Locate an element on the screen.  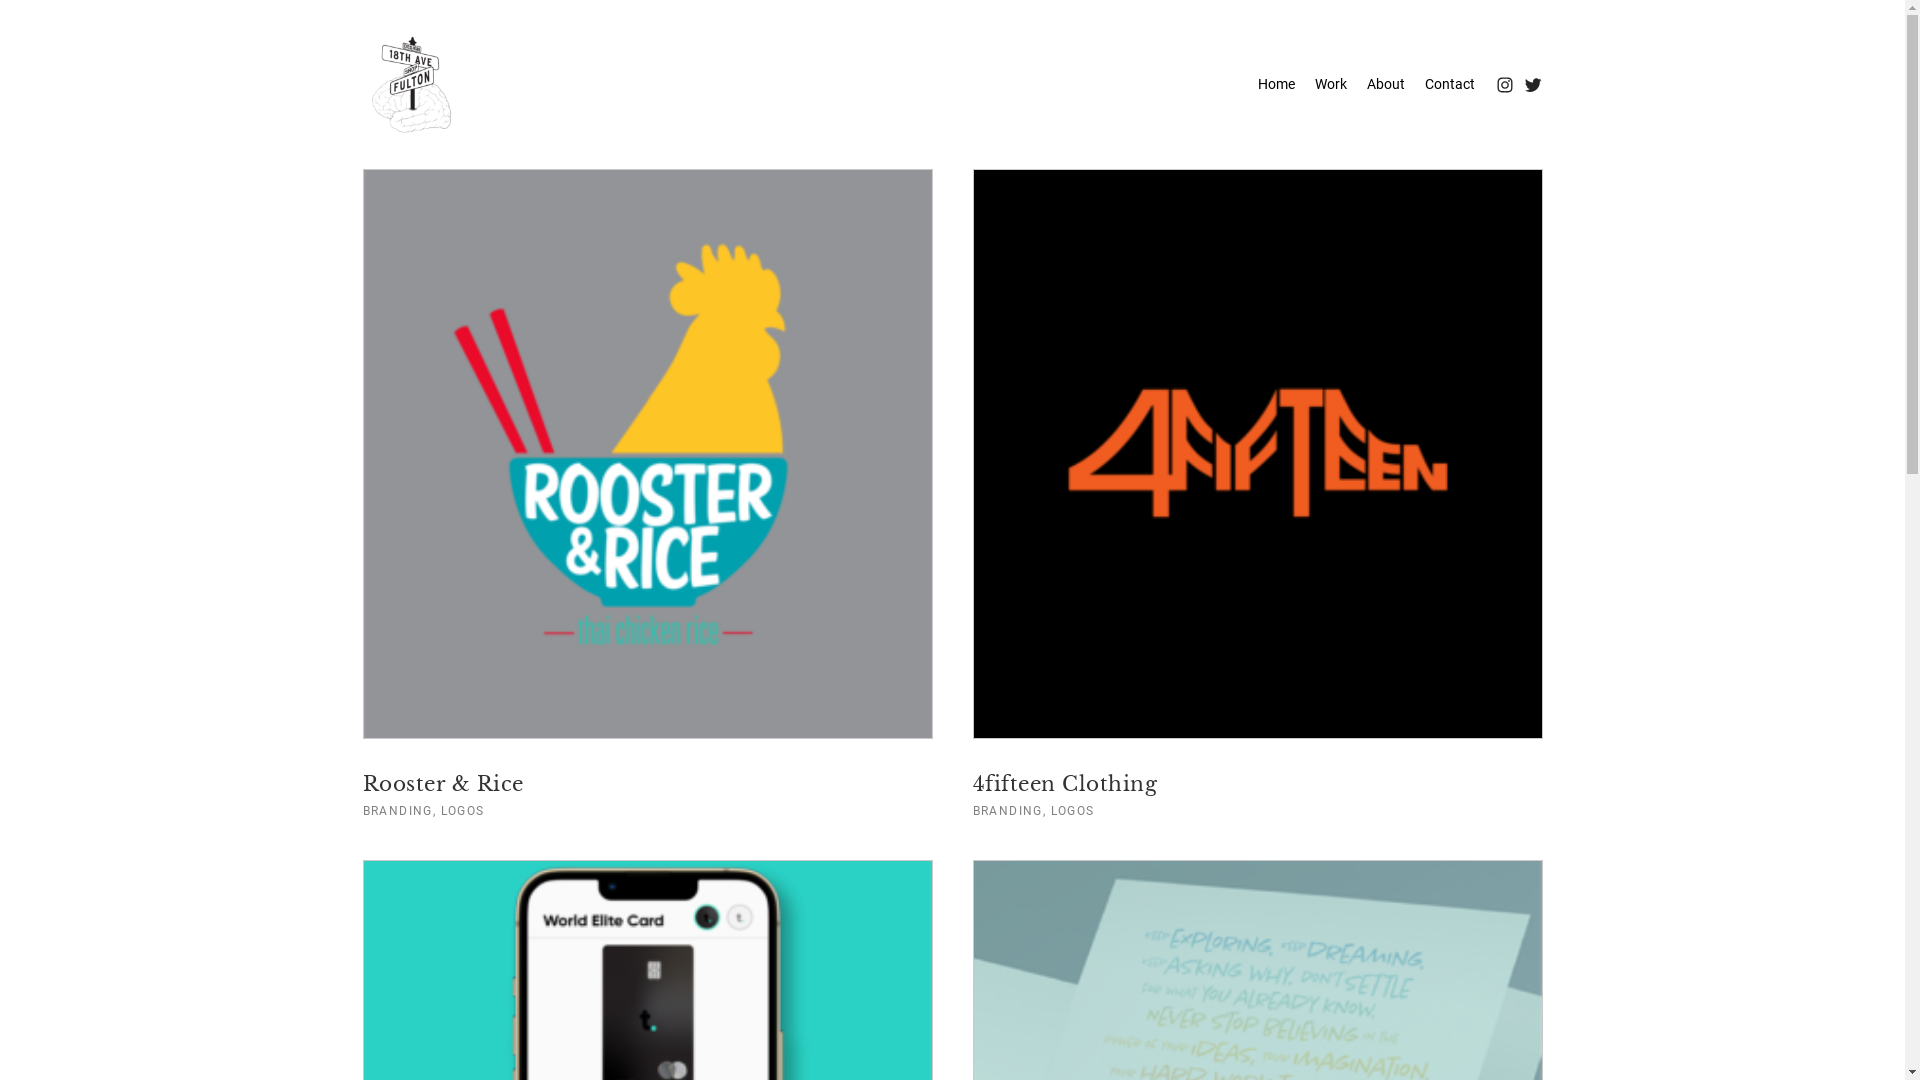
'LOGOS' is located at coordinates (461, 810).